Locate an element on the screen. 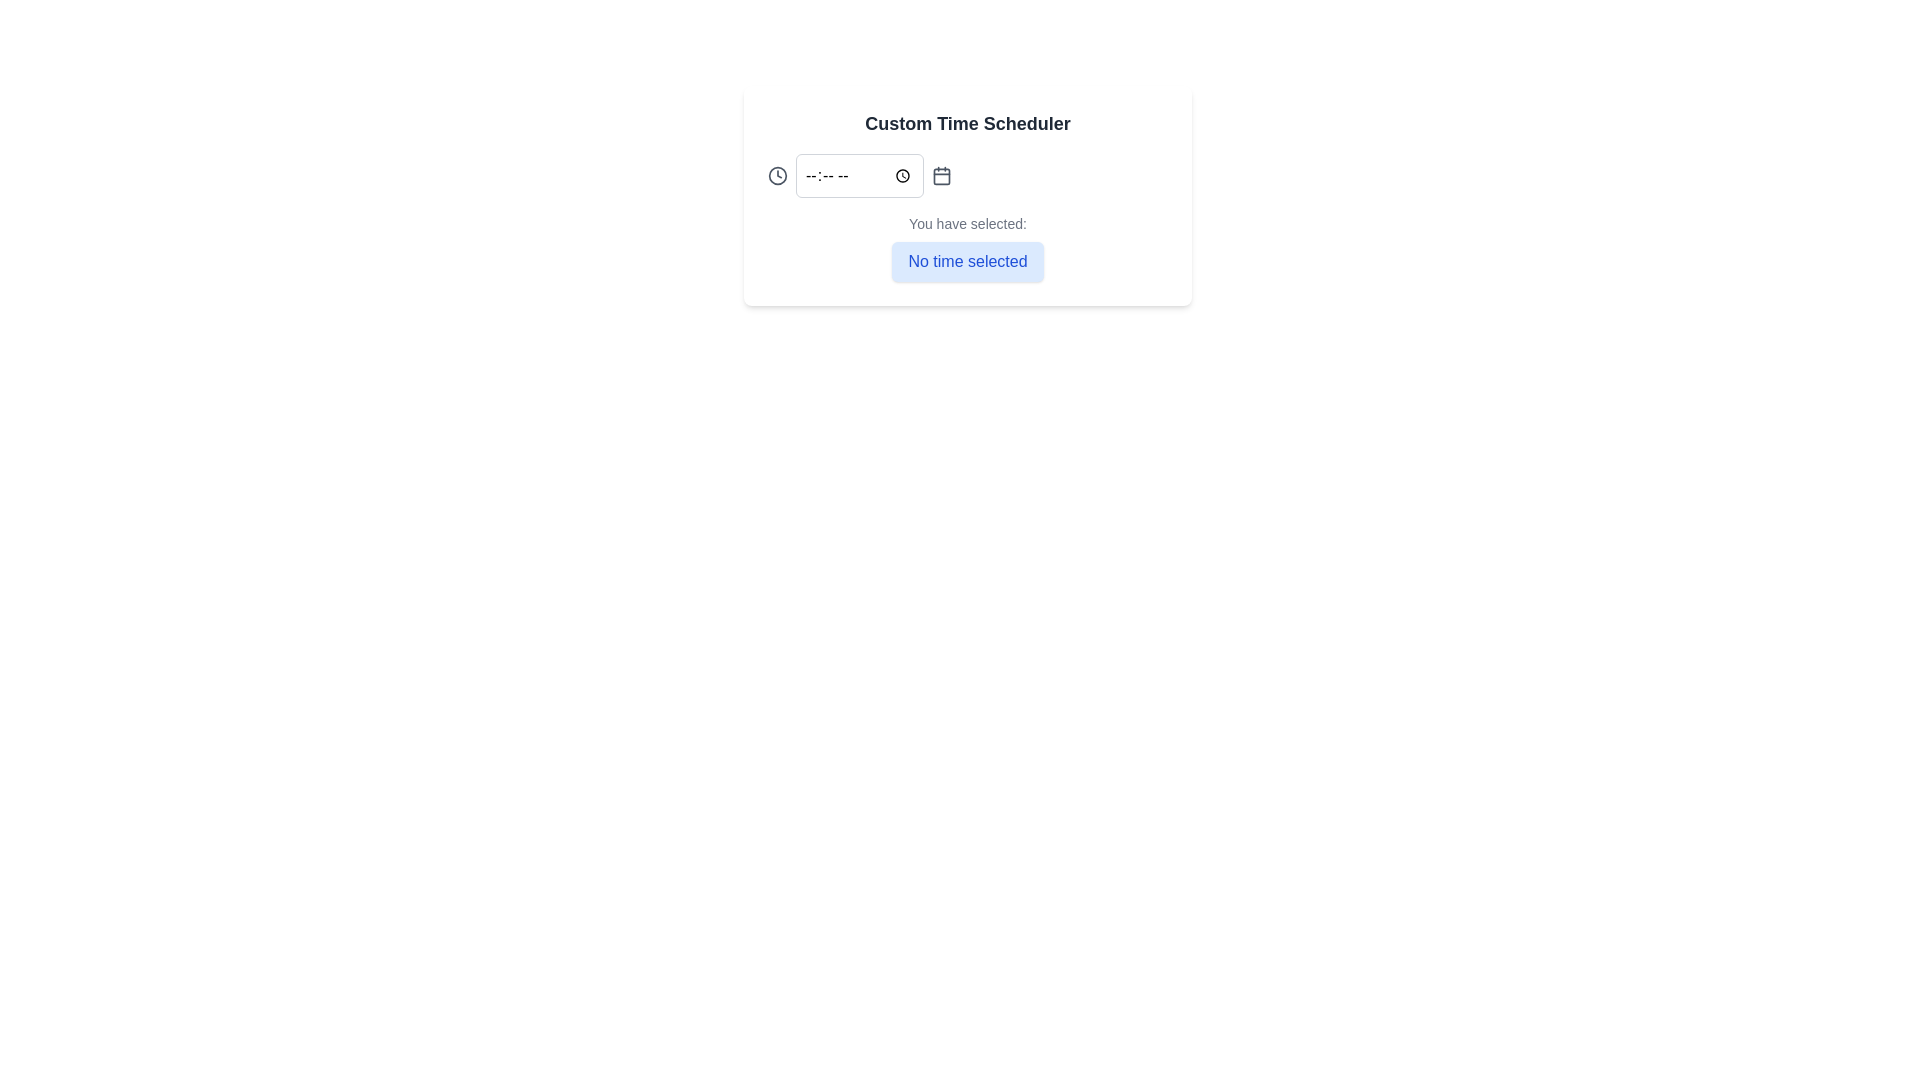 This screenshot has height=1080, width=1920. the clickable part of the calendar icon located on the right side of the time selection field to interact with the date picker options is located at coordinates (940, 175).